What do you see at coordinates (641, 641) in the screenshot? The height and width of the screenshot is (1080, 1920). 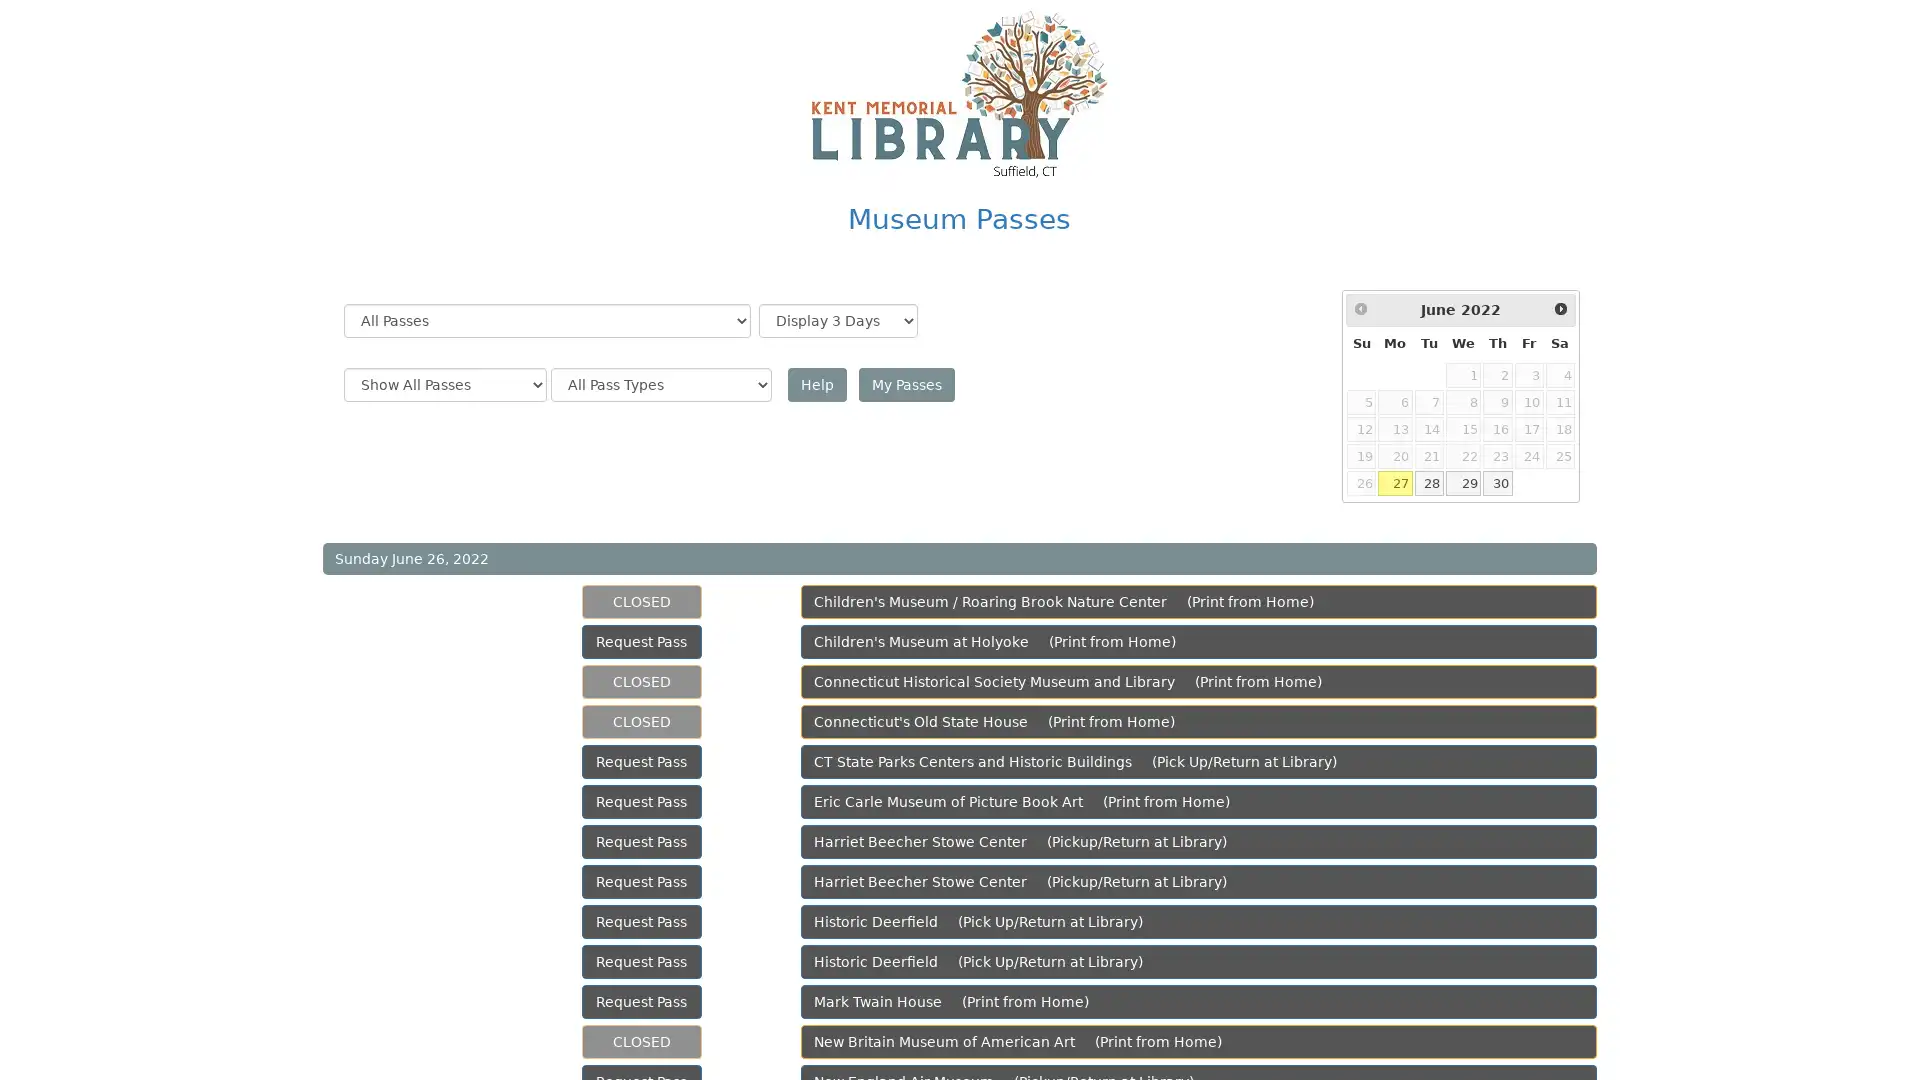 I see `Request Pass` at bounding box center [641, 641].